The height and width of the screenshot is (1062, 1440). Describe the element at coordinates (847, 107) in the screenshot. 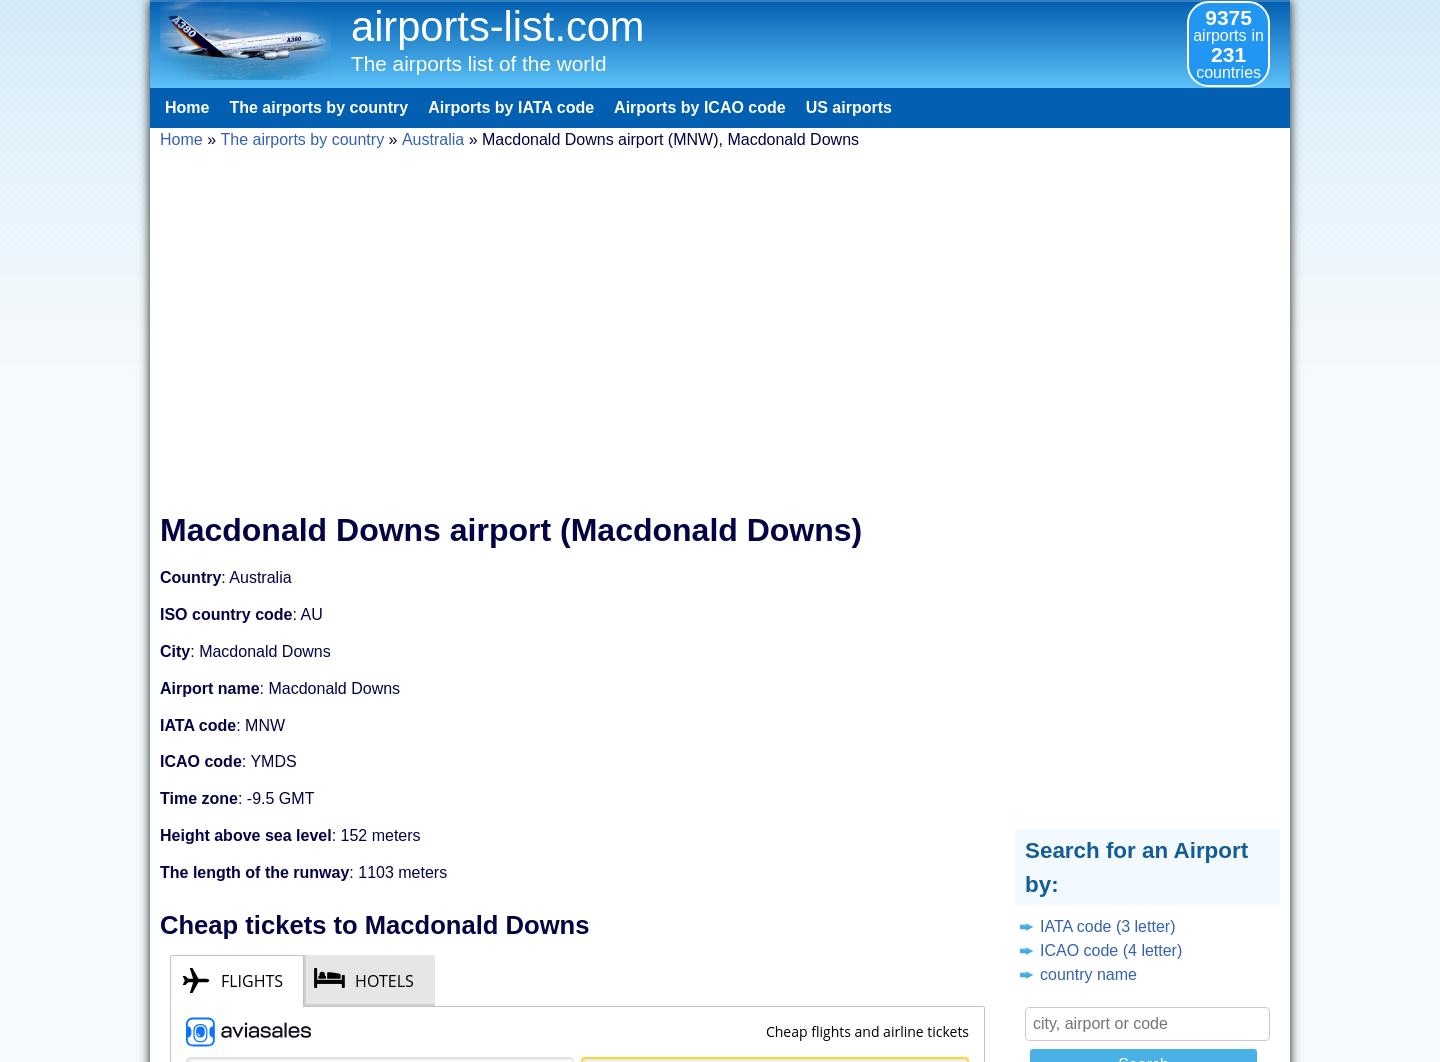

I see `'US airports'` at that location.